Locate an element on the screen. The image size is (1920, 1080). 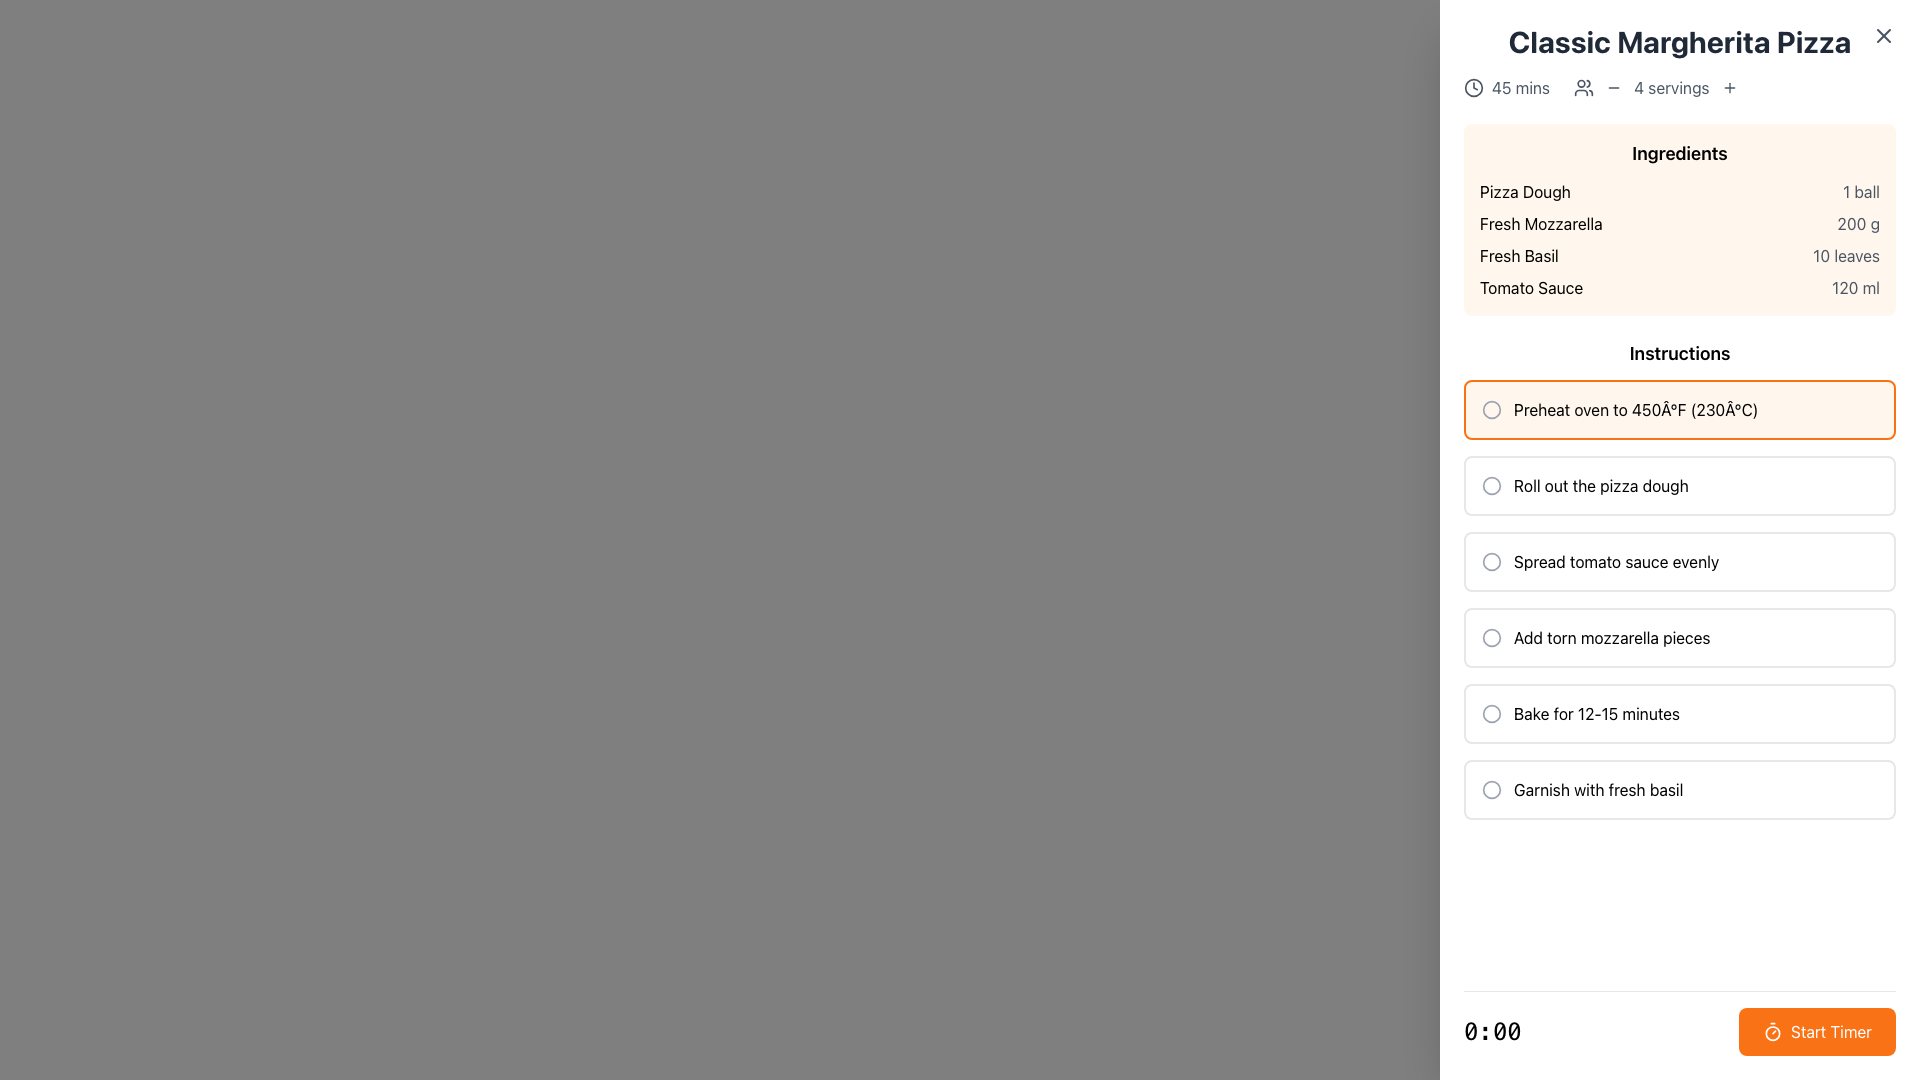
the third list item in the recipe instructions for preparing a classic Margherita pizza, which instructs to 'Spread tomato sauce evenly' is located at coordinates (1680, 562).